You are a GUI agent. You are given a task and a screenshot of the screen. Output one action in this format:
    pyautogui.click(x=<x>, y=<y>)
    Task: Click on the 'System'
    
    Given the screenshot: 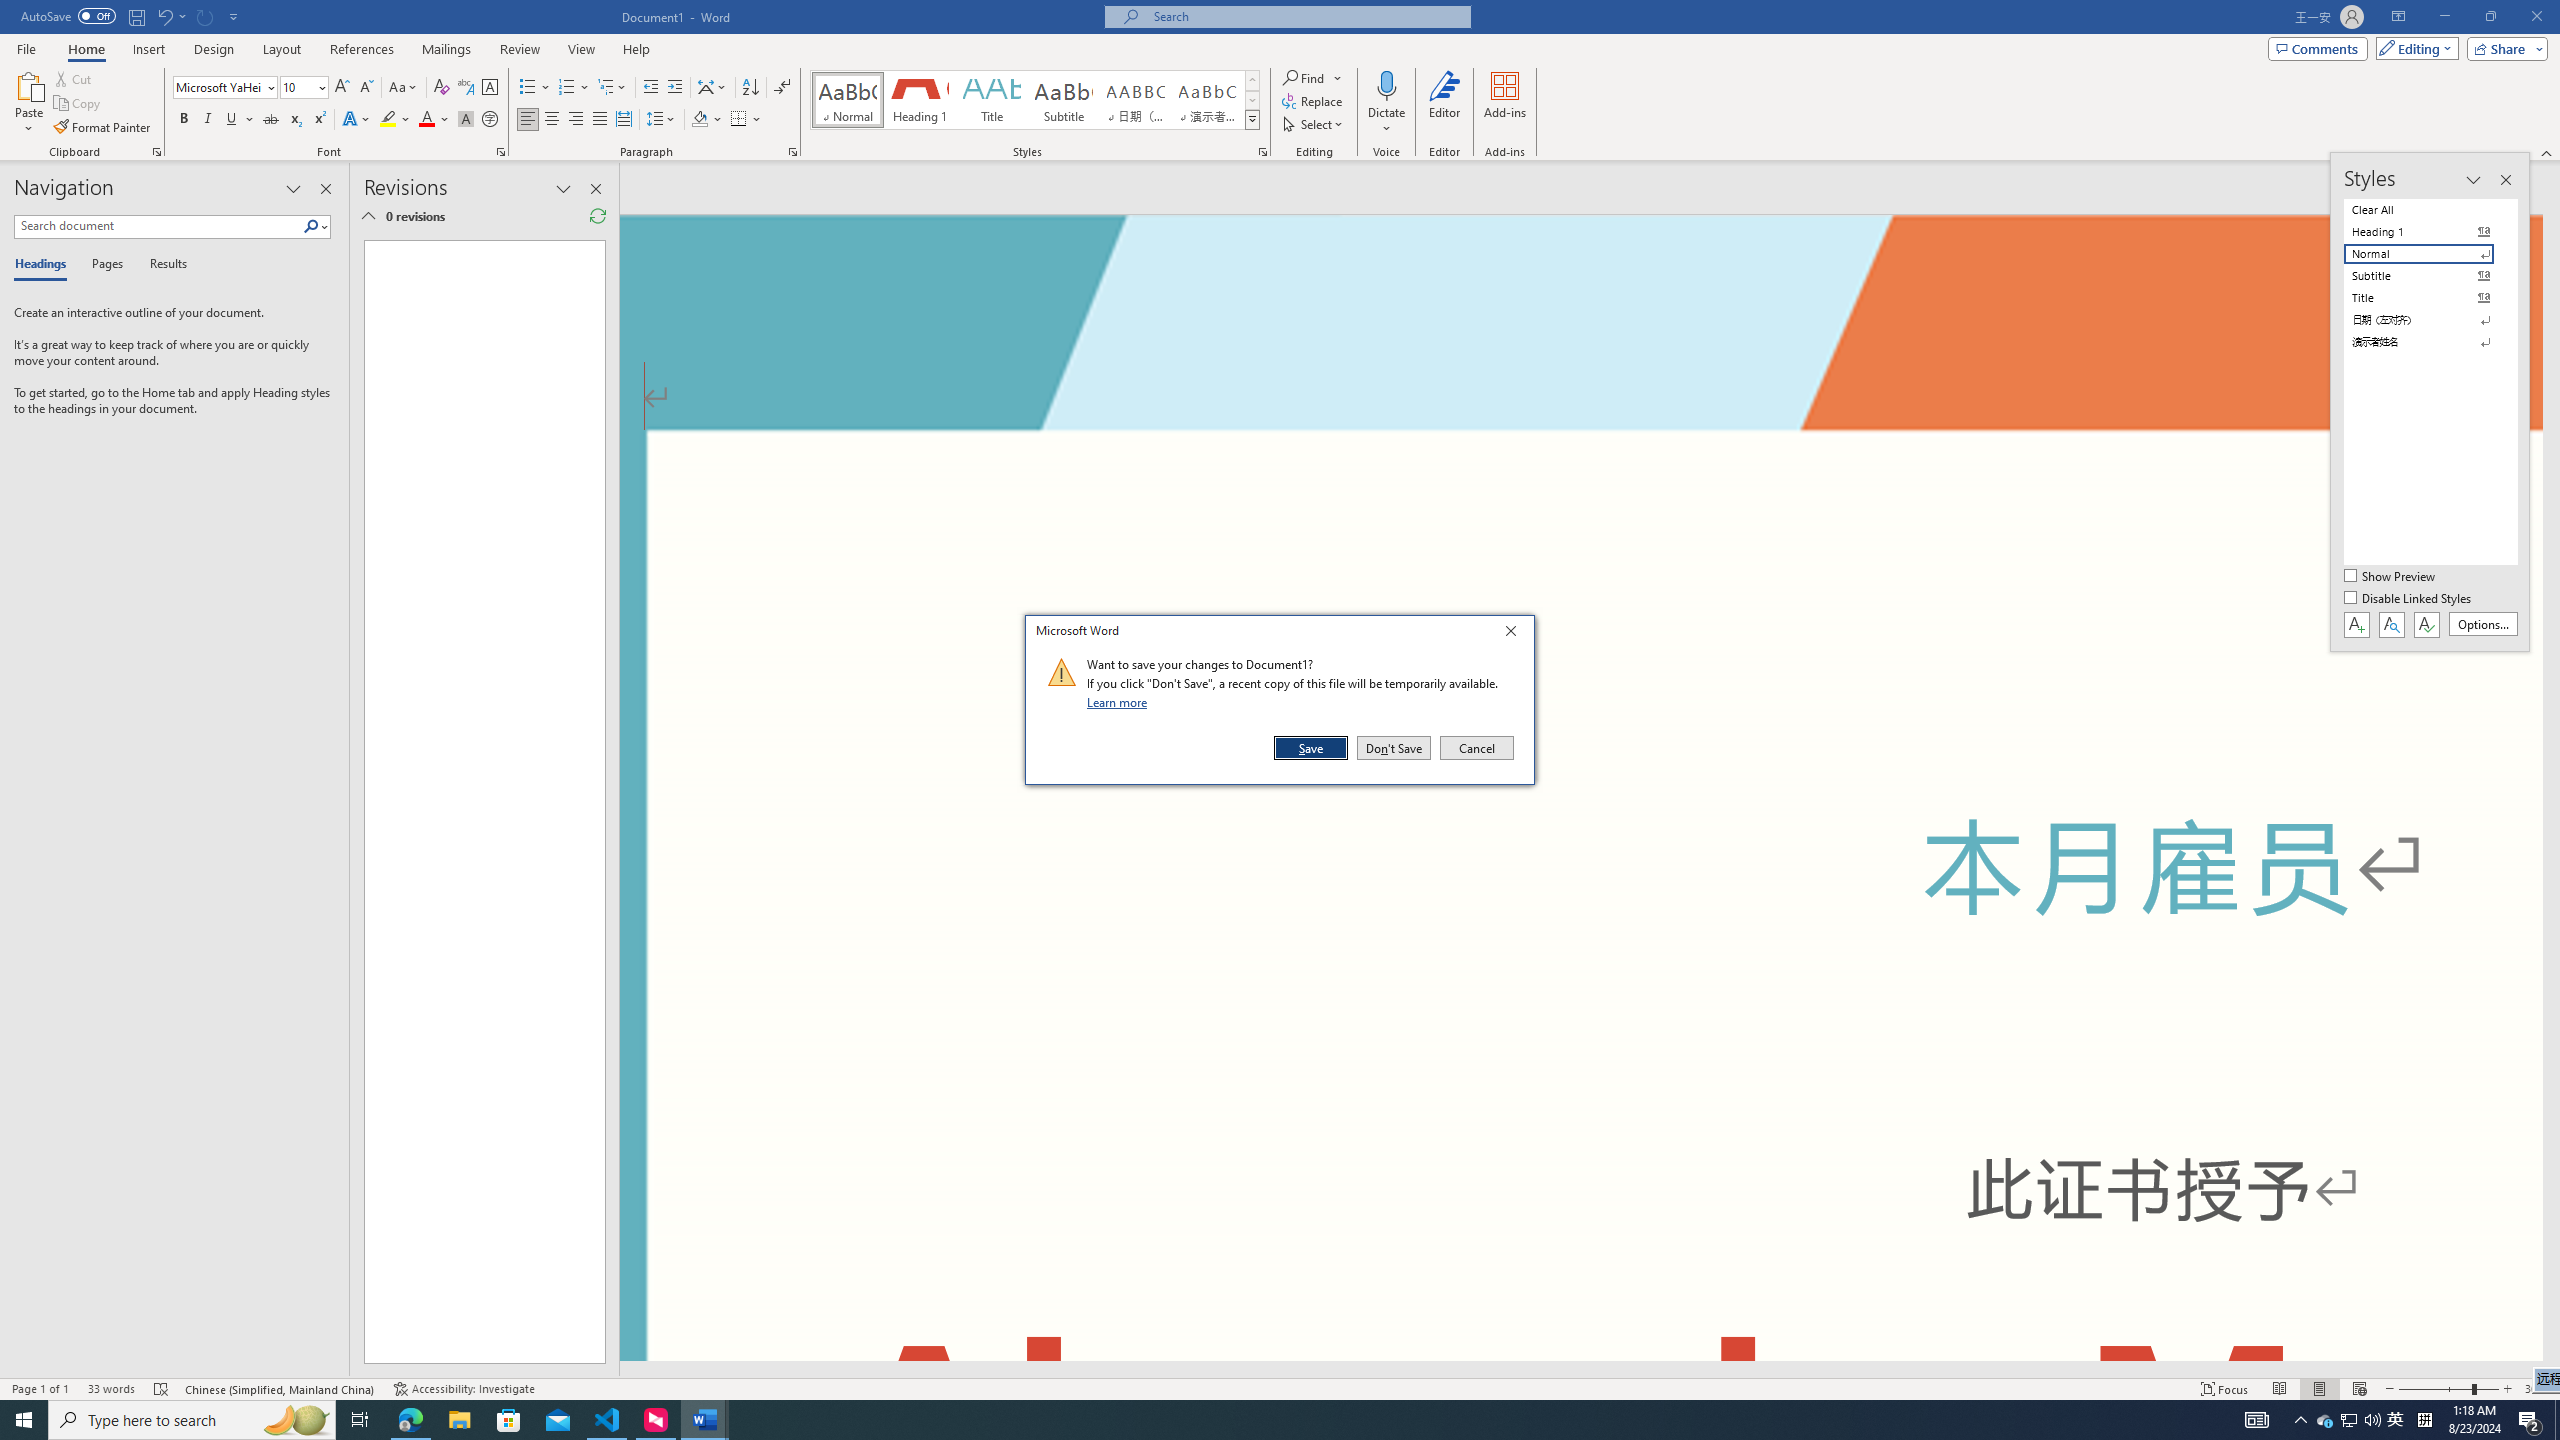 What is the action you would take?
    pyautogui.click(x=11, y=9)
    